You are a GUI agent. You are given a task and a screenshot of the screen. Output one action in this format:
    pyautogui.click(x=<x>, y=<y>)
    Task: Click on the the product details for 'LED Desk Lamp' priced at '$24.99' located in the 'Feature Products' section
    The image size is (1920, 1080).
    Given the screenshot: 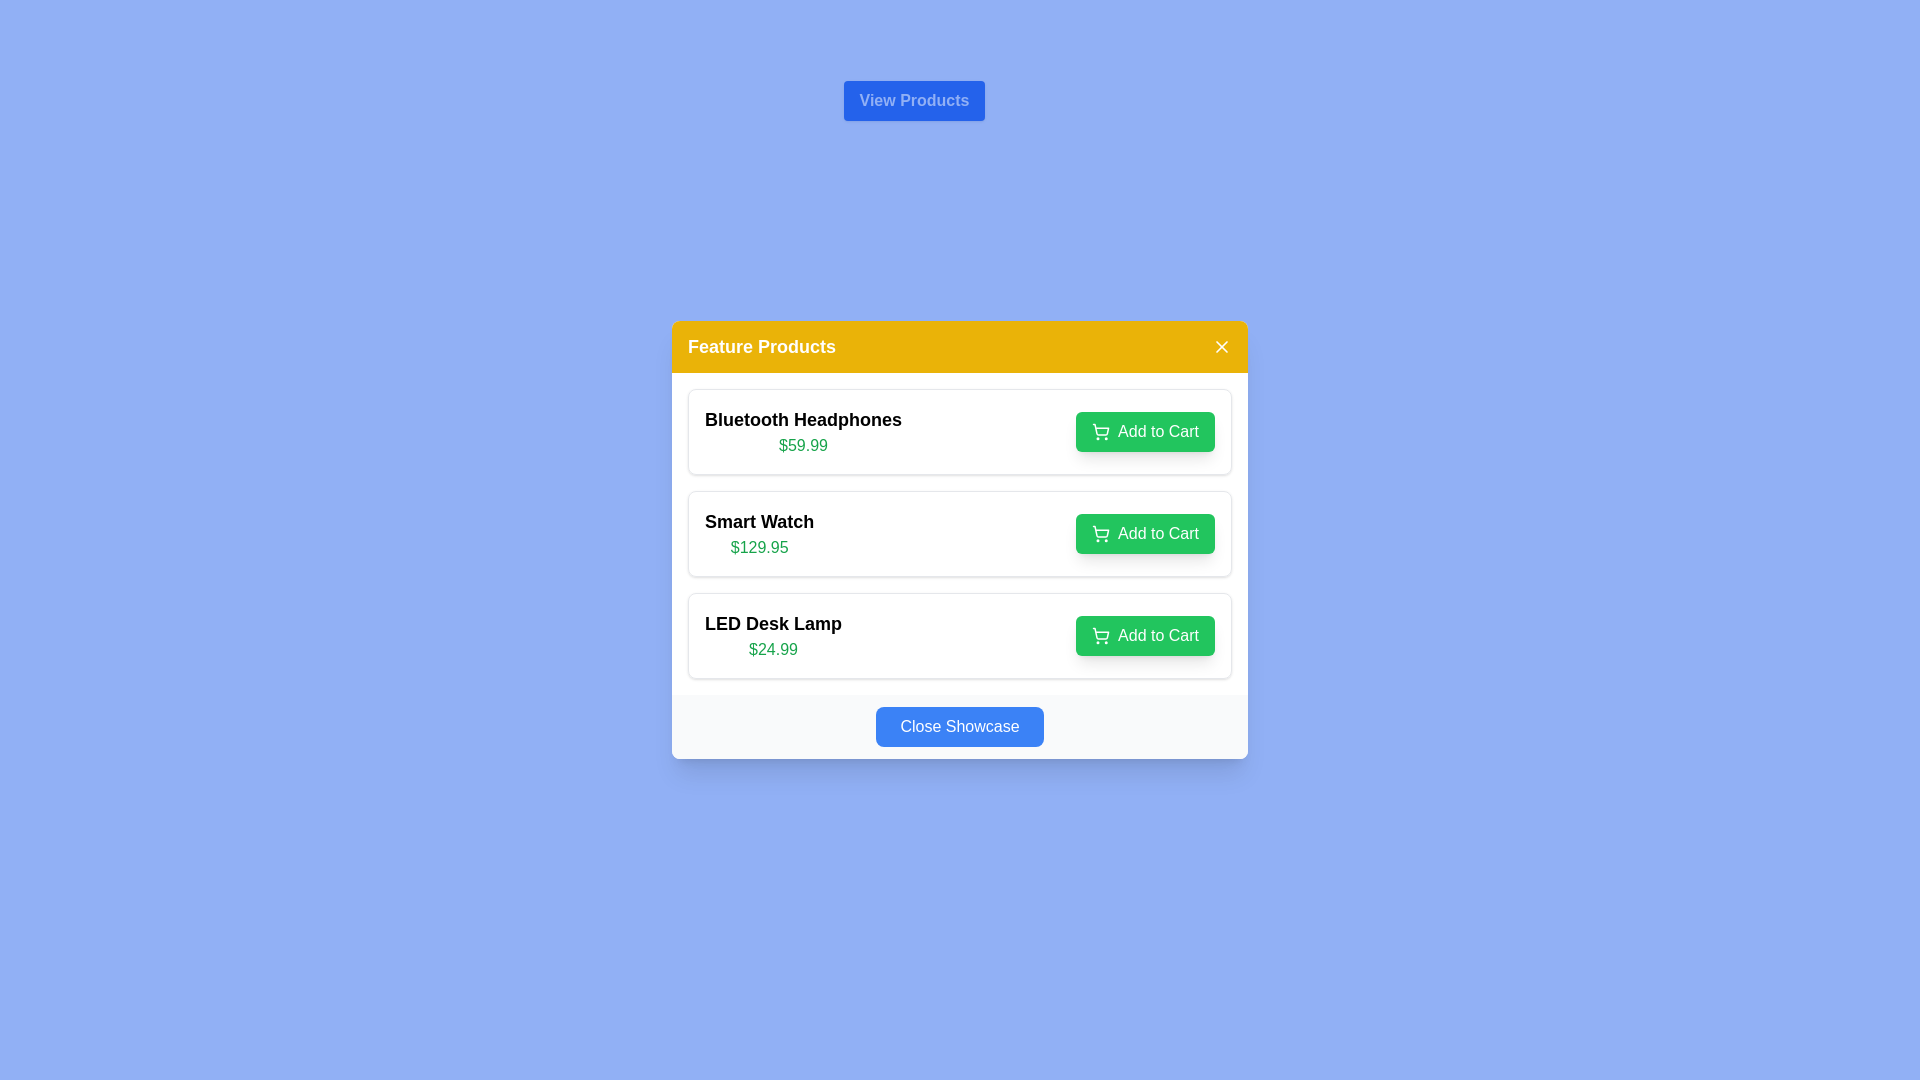 What is the action you would take?
    pyautogui.click(x=772, y=636)
    